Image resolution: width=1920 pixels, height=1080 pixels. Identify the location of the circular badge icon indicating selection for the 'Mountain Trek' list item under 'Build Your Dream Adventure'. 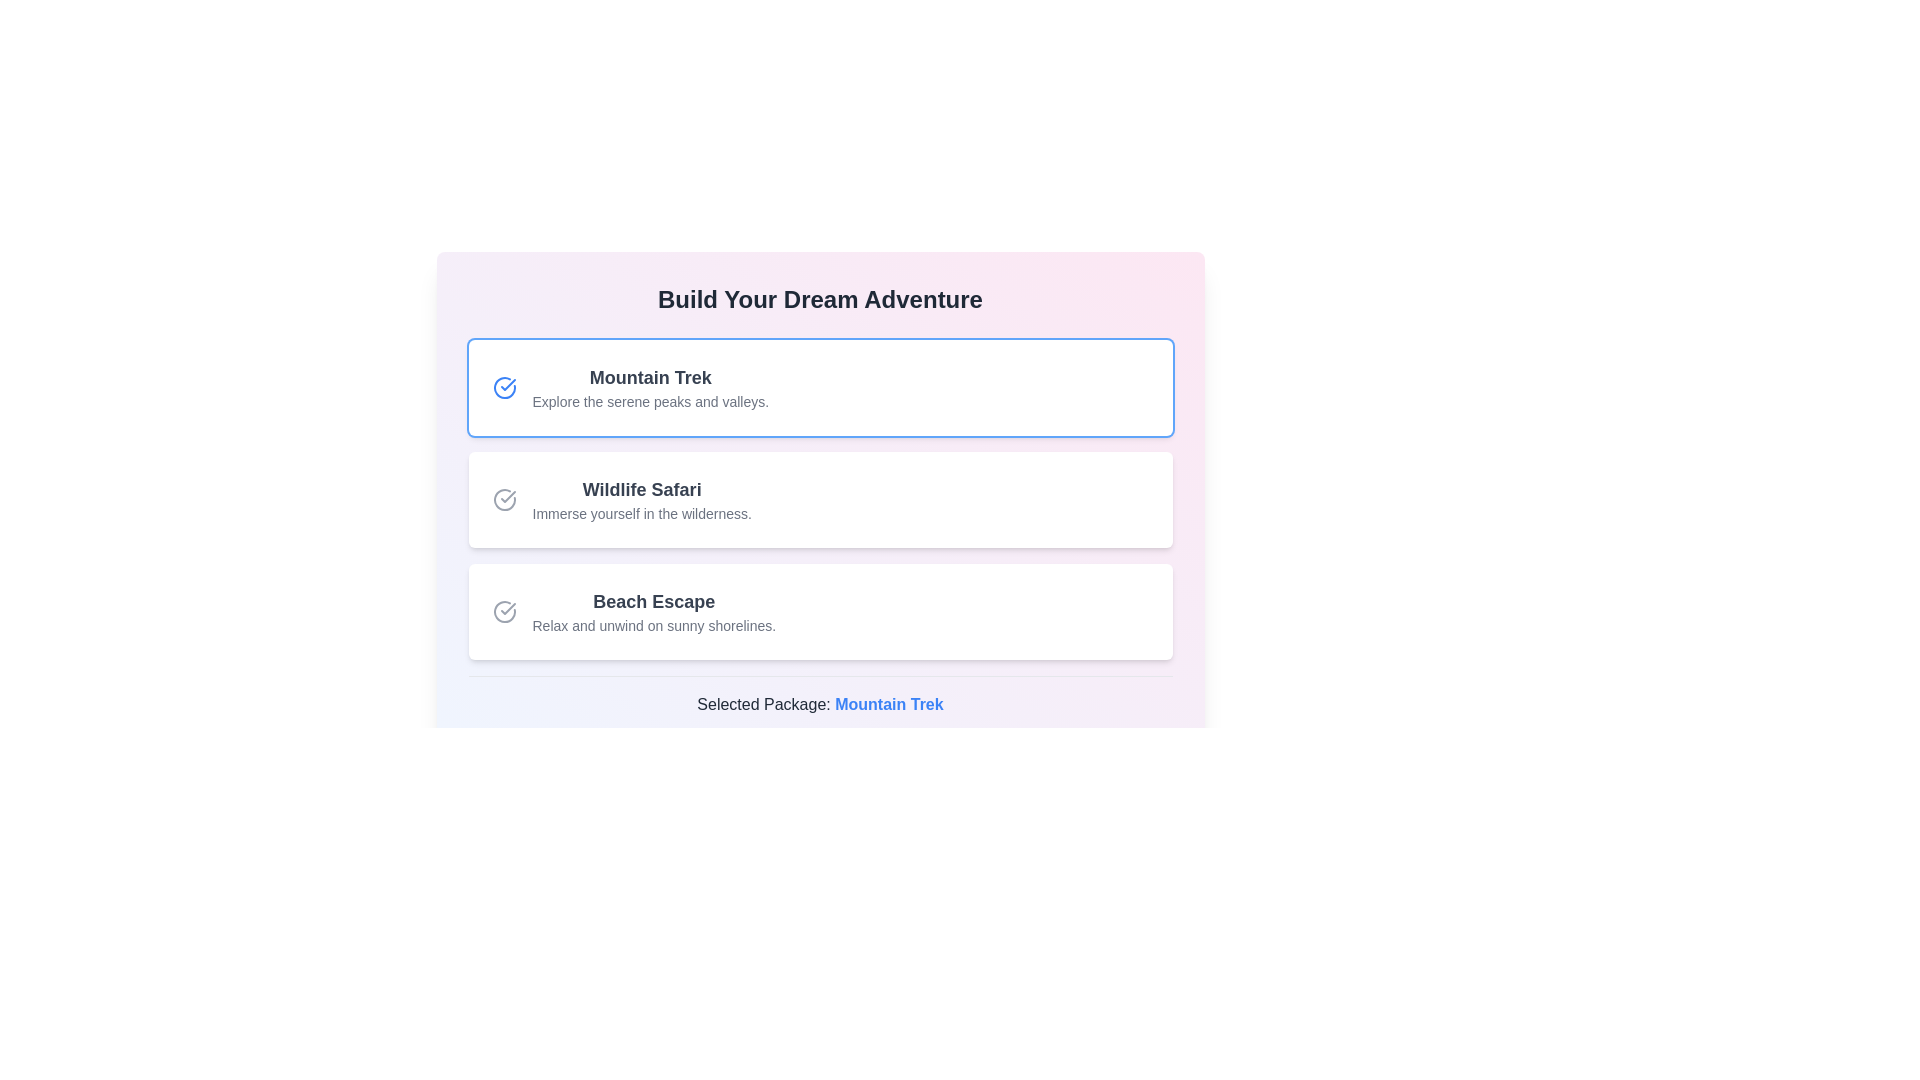
(508, 385).